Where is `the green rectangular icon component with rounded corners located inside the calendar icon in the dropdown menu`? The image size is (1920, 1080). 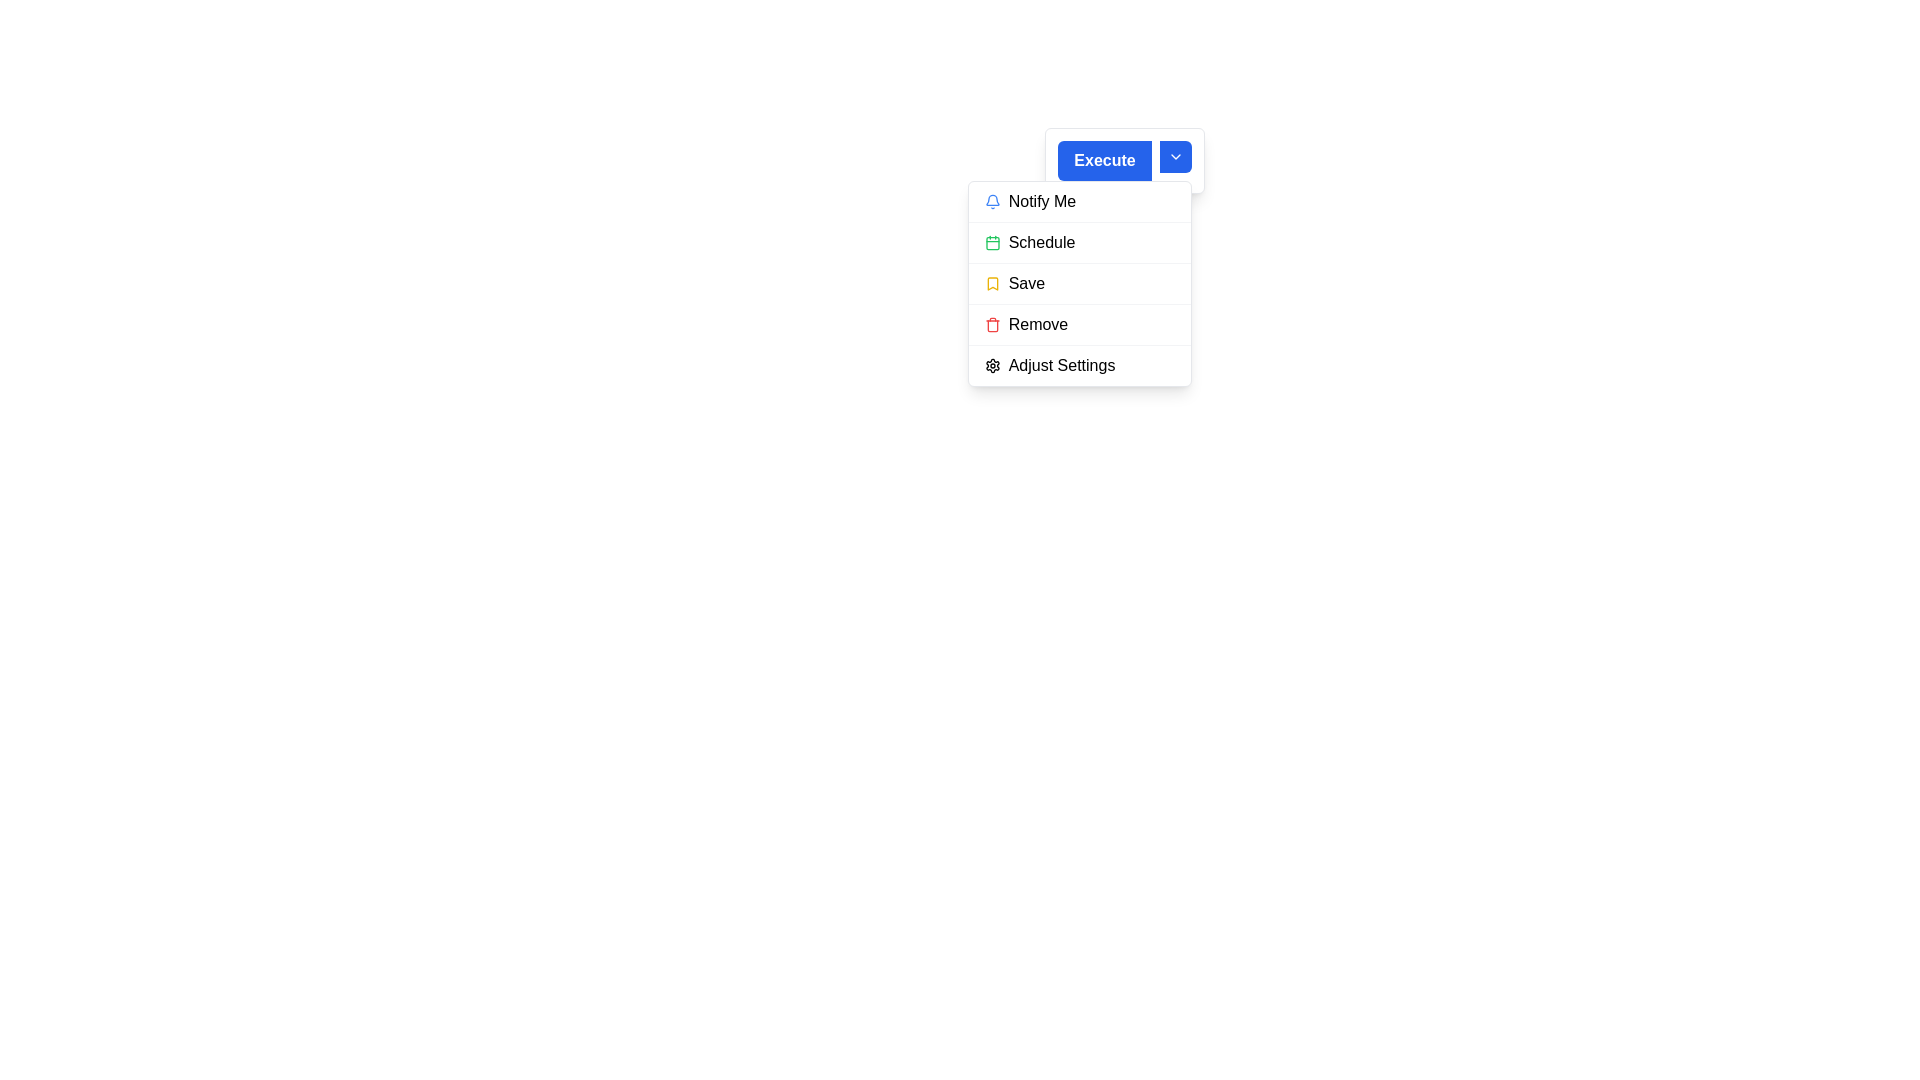
the green rectangular icon component with rounded corners located inside the calendar icon in the dropdown menu is located at coordinates (992, 242).